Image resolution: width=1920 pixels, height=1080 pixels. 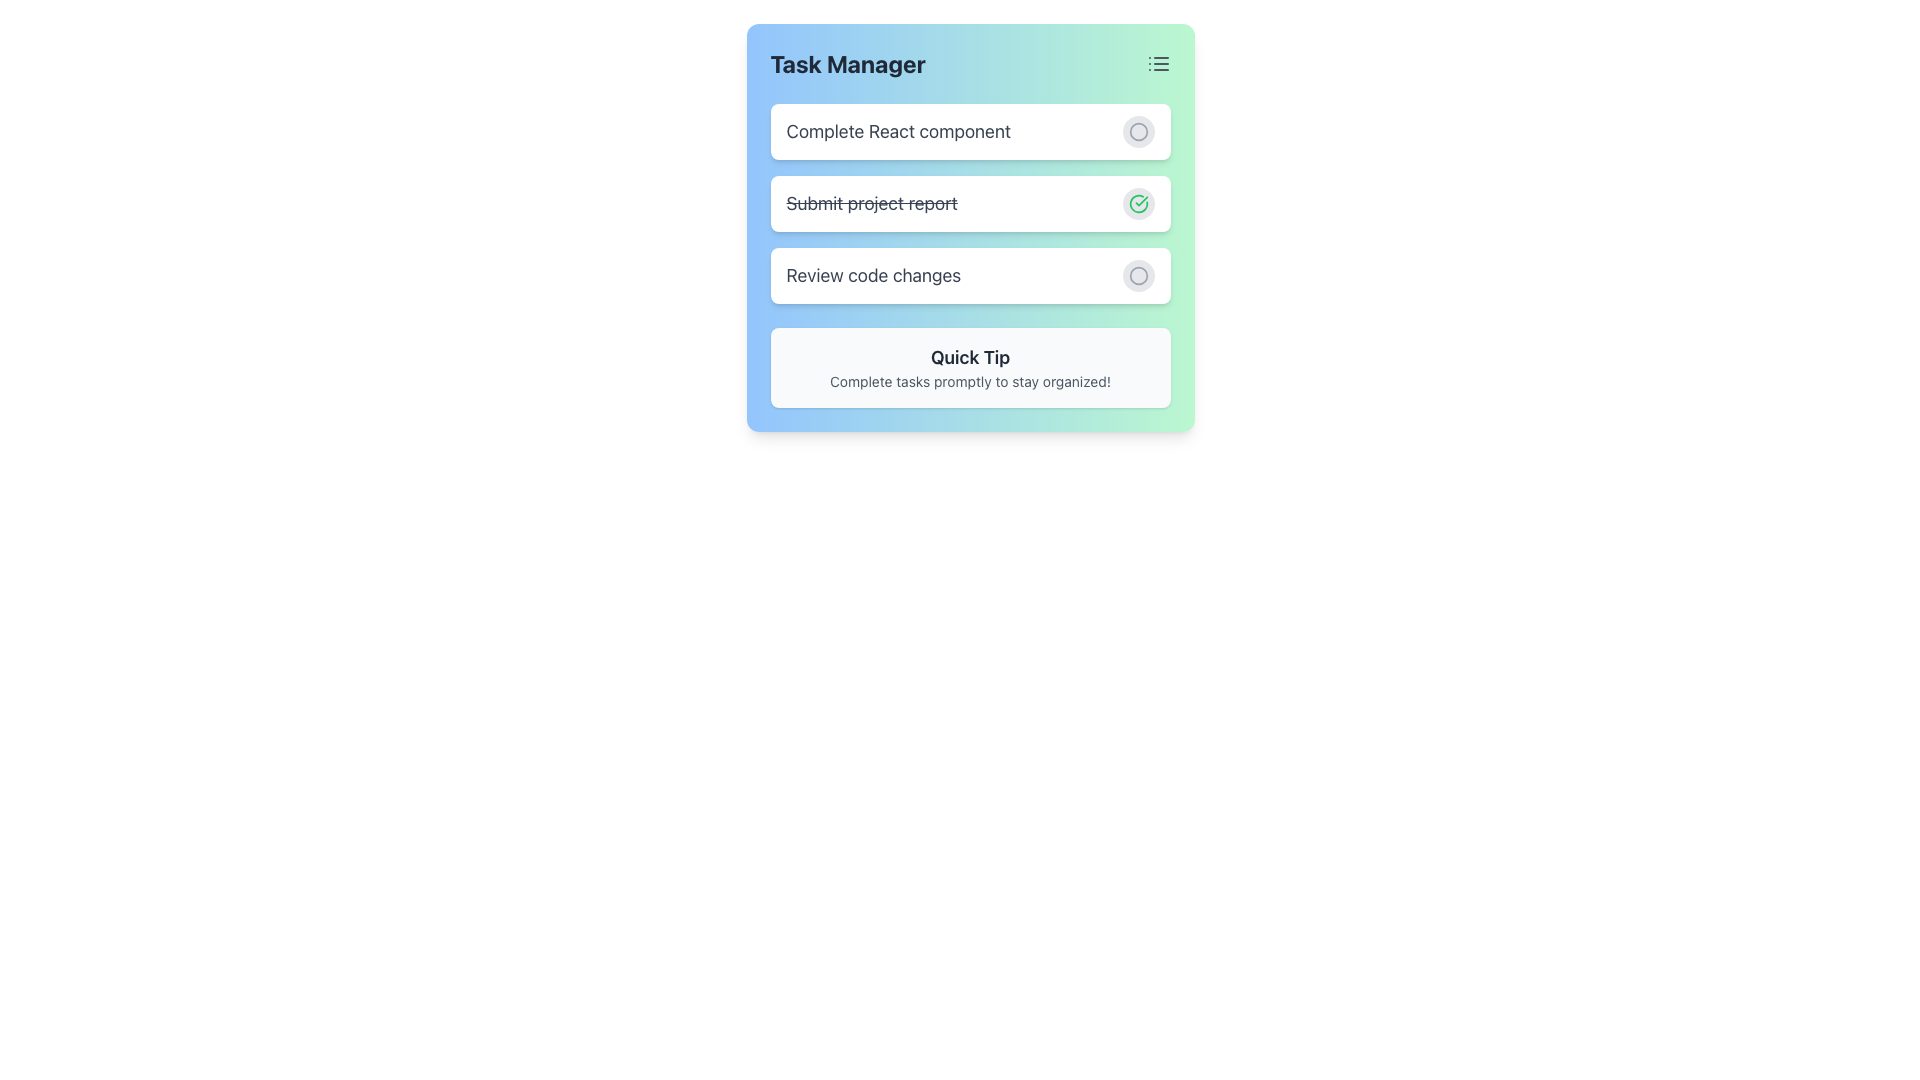 What do you see at coordinates (1138, 204) in the screenshot?
I see `the outer circular arc of the checkmark graphic indicating the completion status of the 'Submit project report' task in the task list` at bounding box center [1138, 204].